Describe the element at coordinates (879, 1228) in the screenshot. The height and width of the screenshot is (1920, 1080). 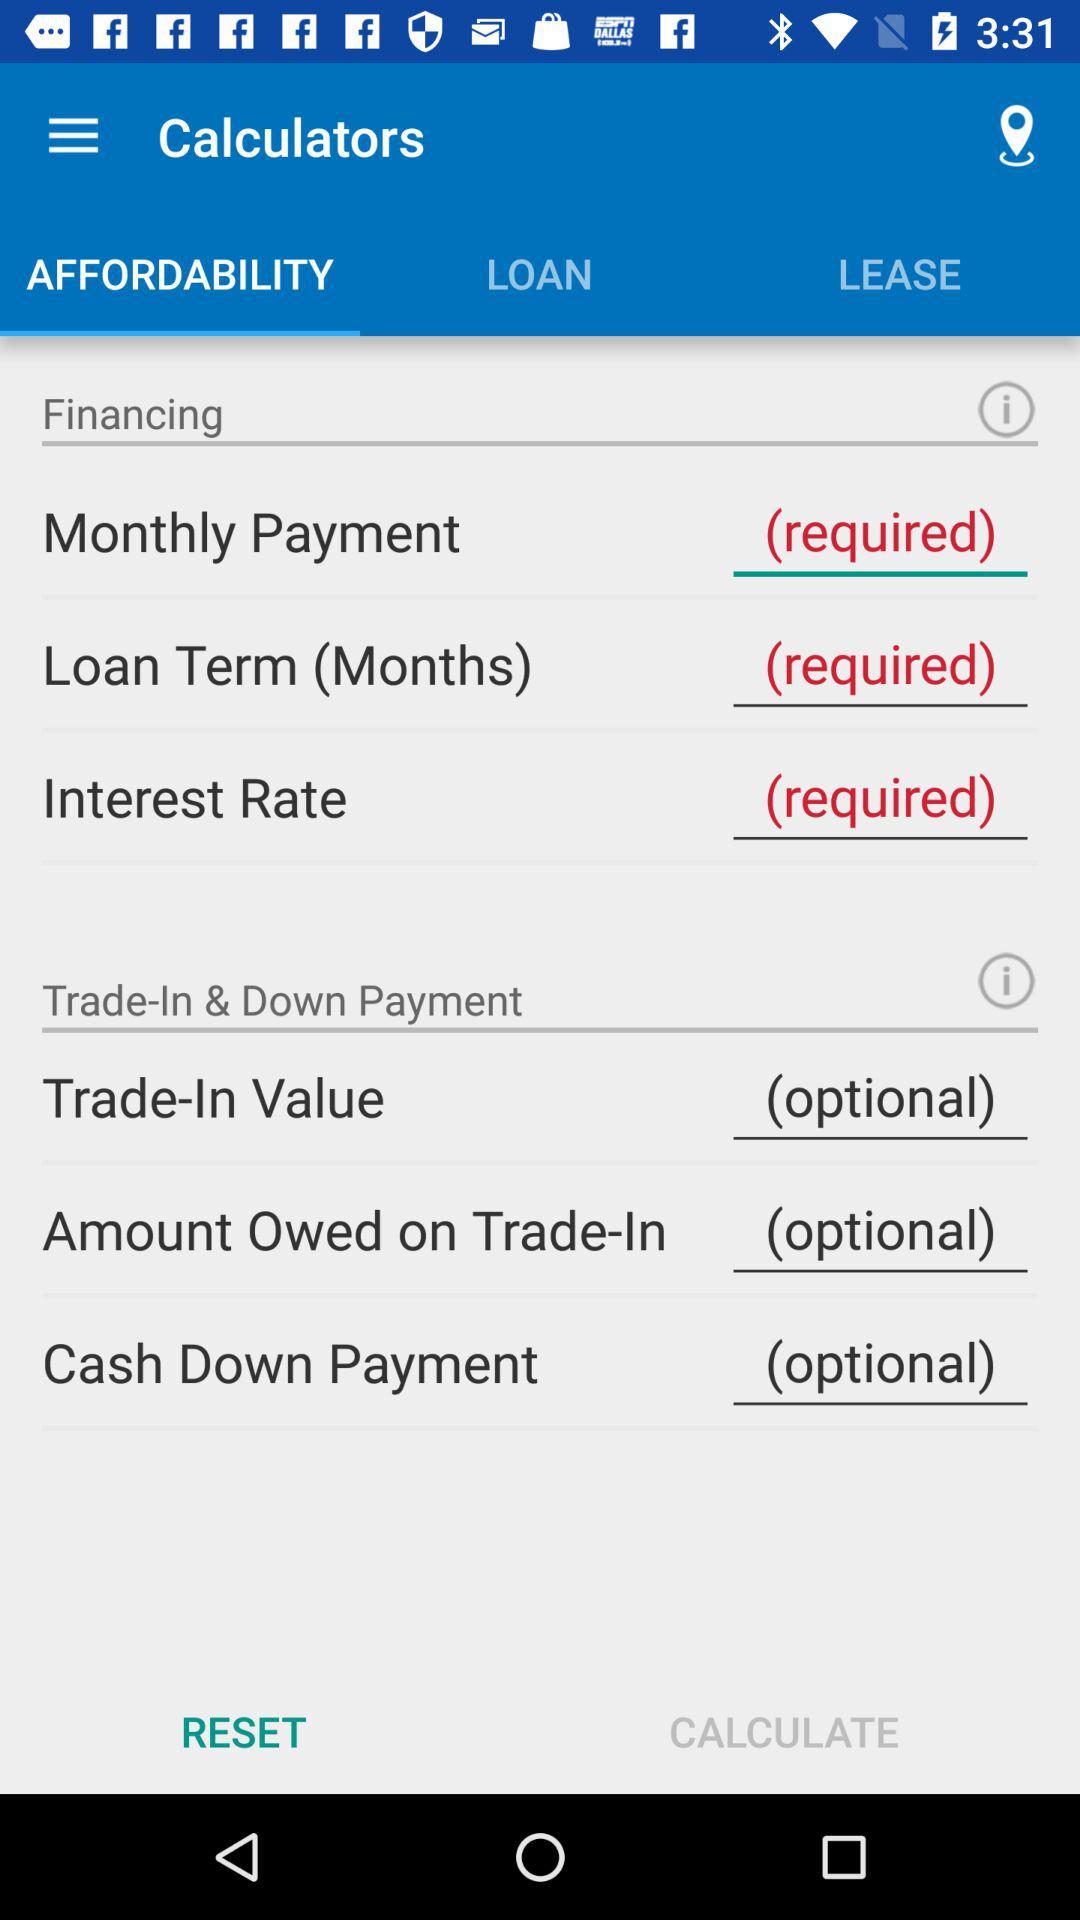
I see `data line` at that location.